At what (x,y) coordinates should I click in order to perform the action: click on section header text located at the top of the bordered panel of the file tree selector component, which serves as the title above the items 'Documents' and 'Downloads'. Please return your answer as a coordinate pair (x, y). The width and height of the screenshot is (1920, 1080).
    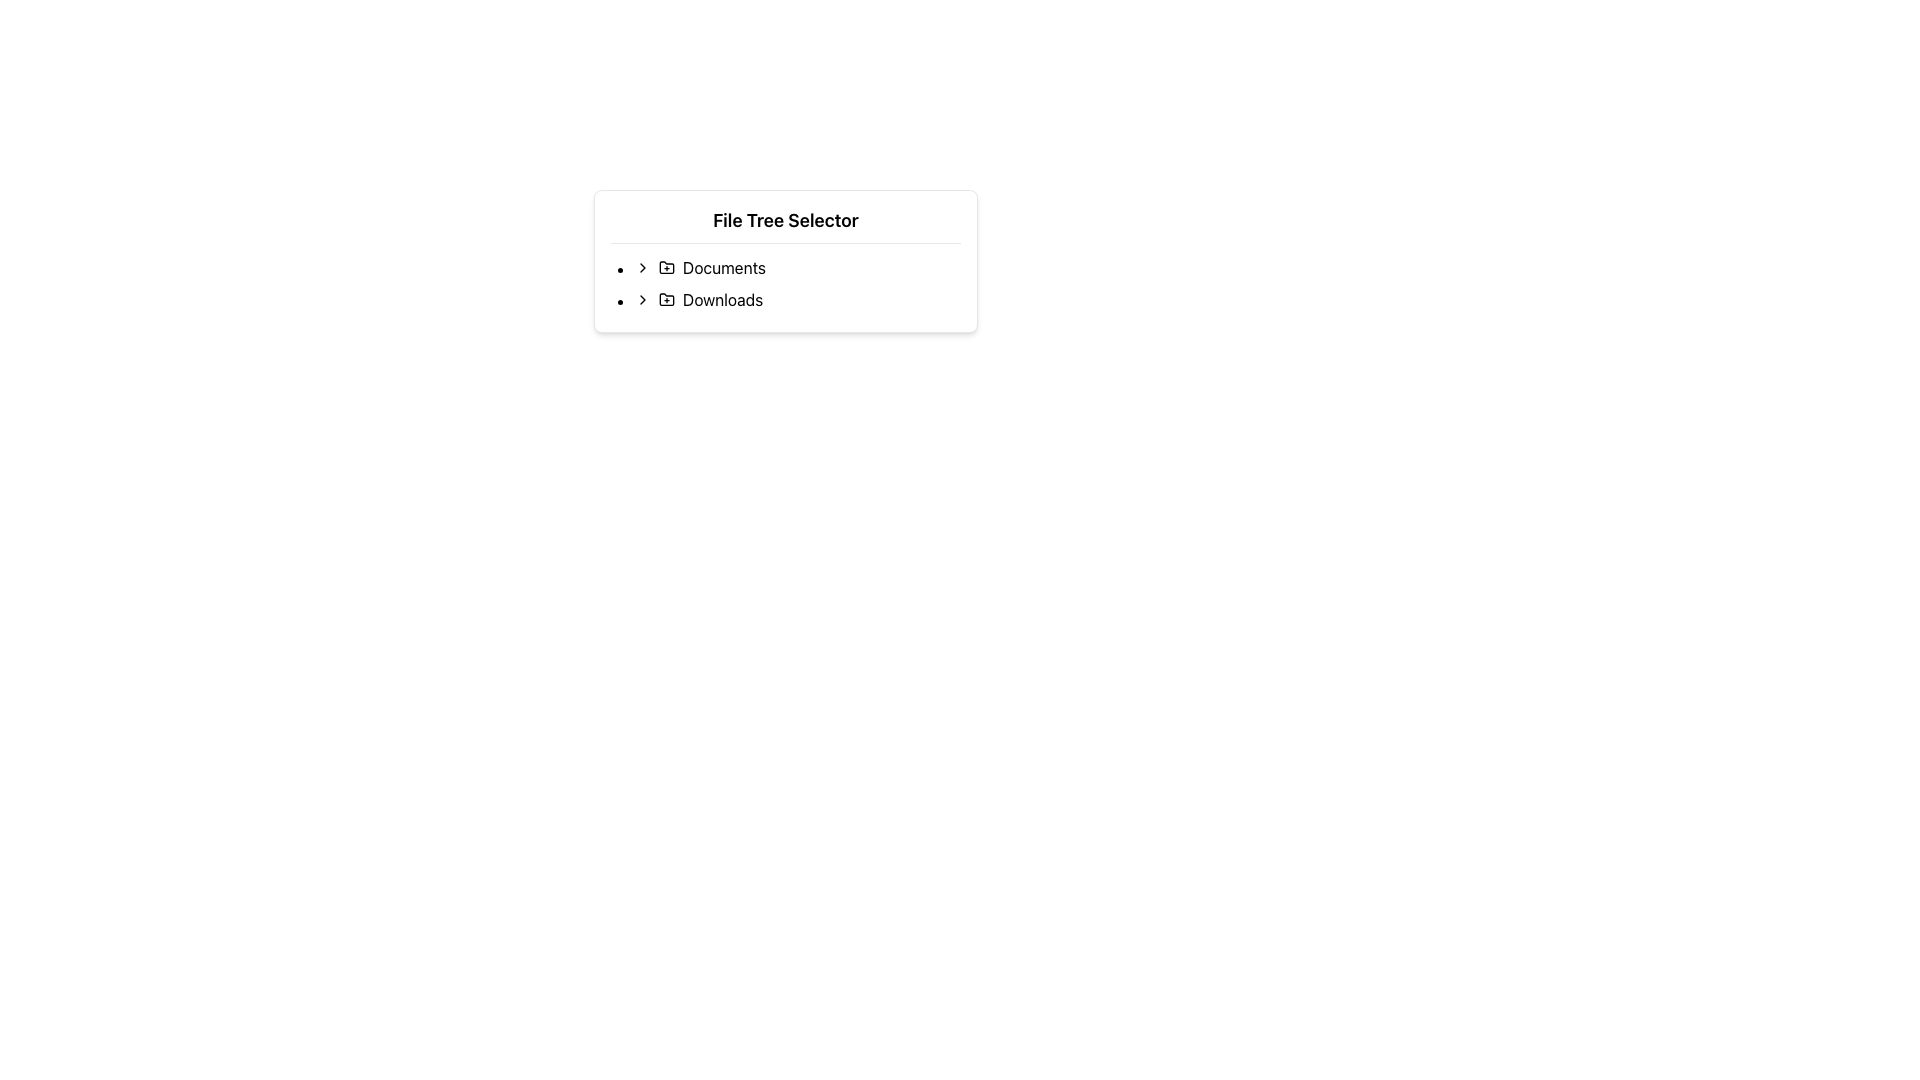
    Looking at the image, I should click on (785, 220).